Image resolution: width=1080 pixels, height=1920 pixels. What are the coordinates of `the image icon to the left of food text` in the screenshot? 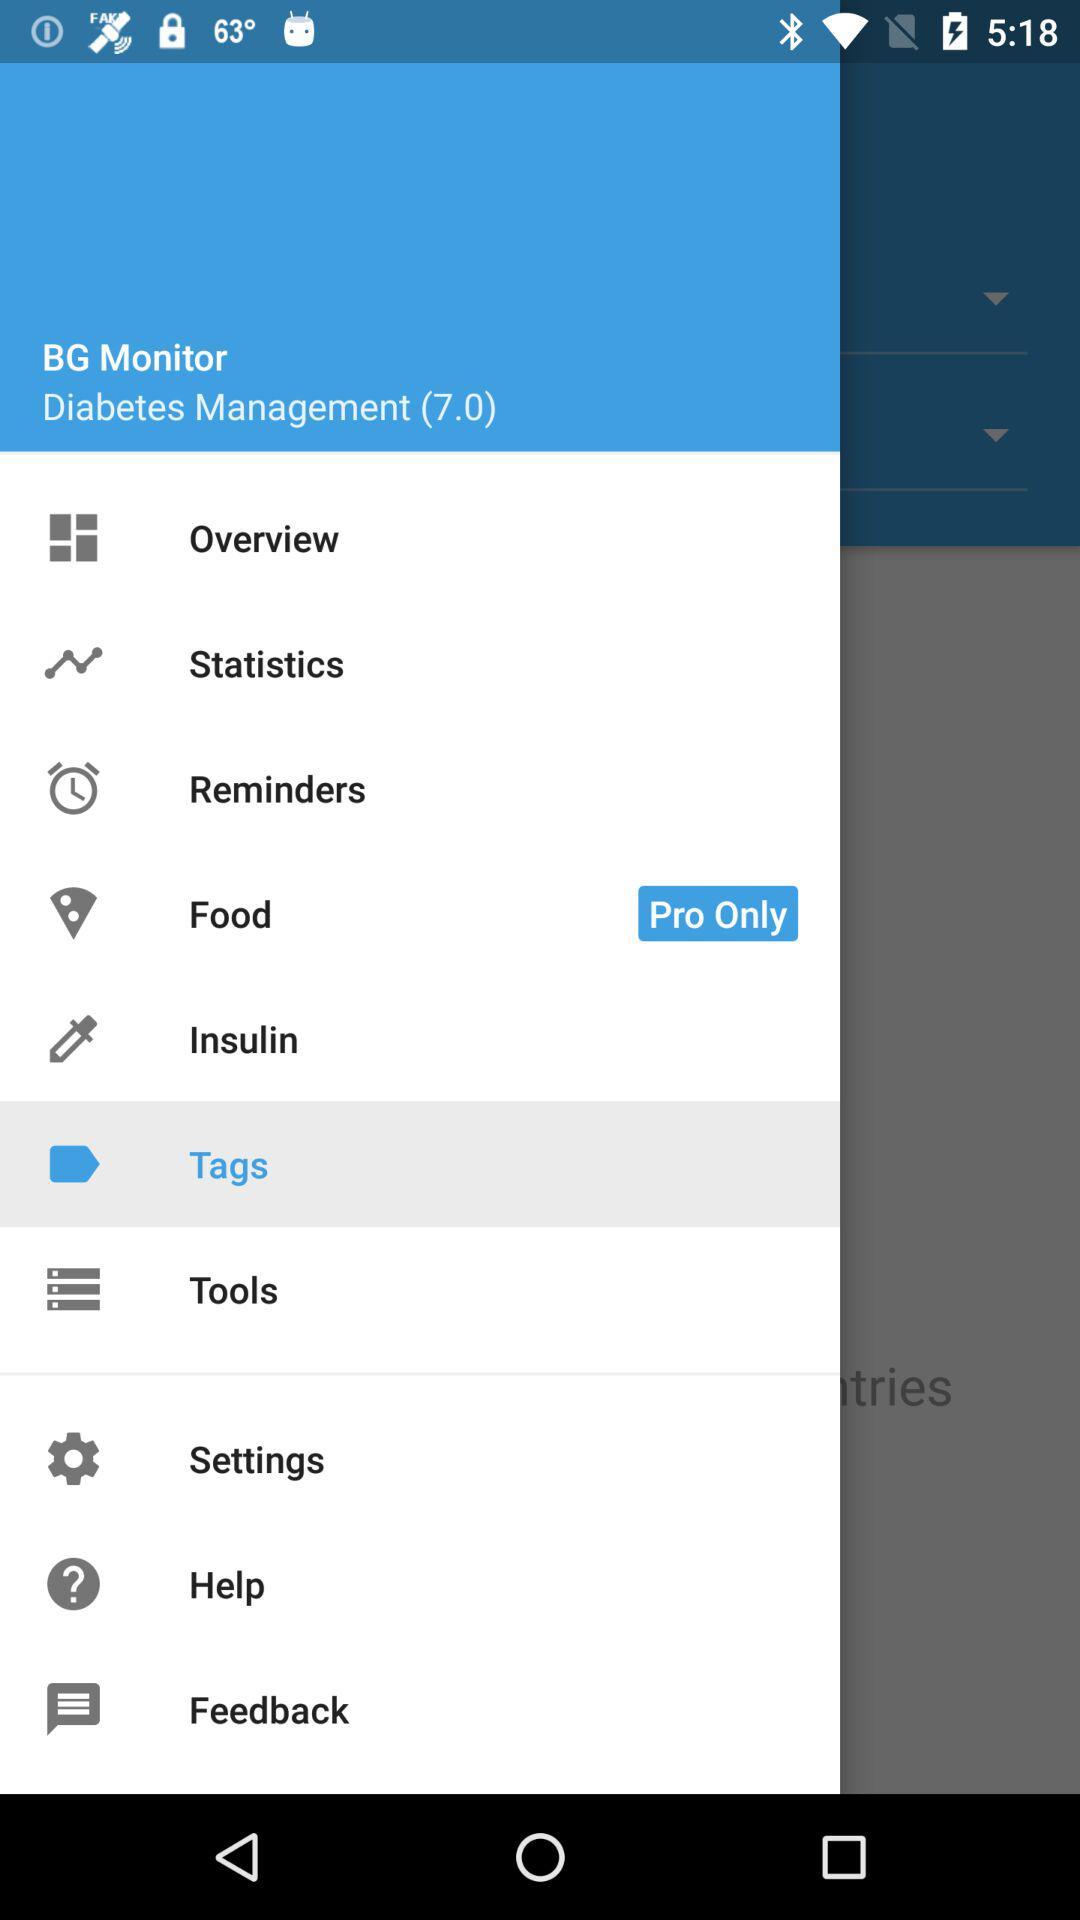 It's located at (72, 912).